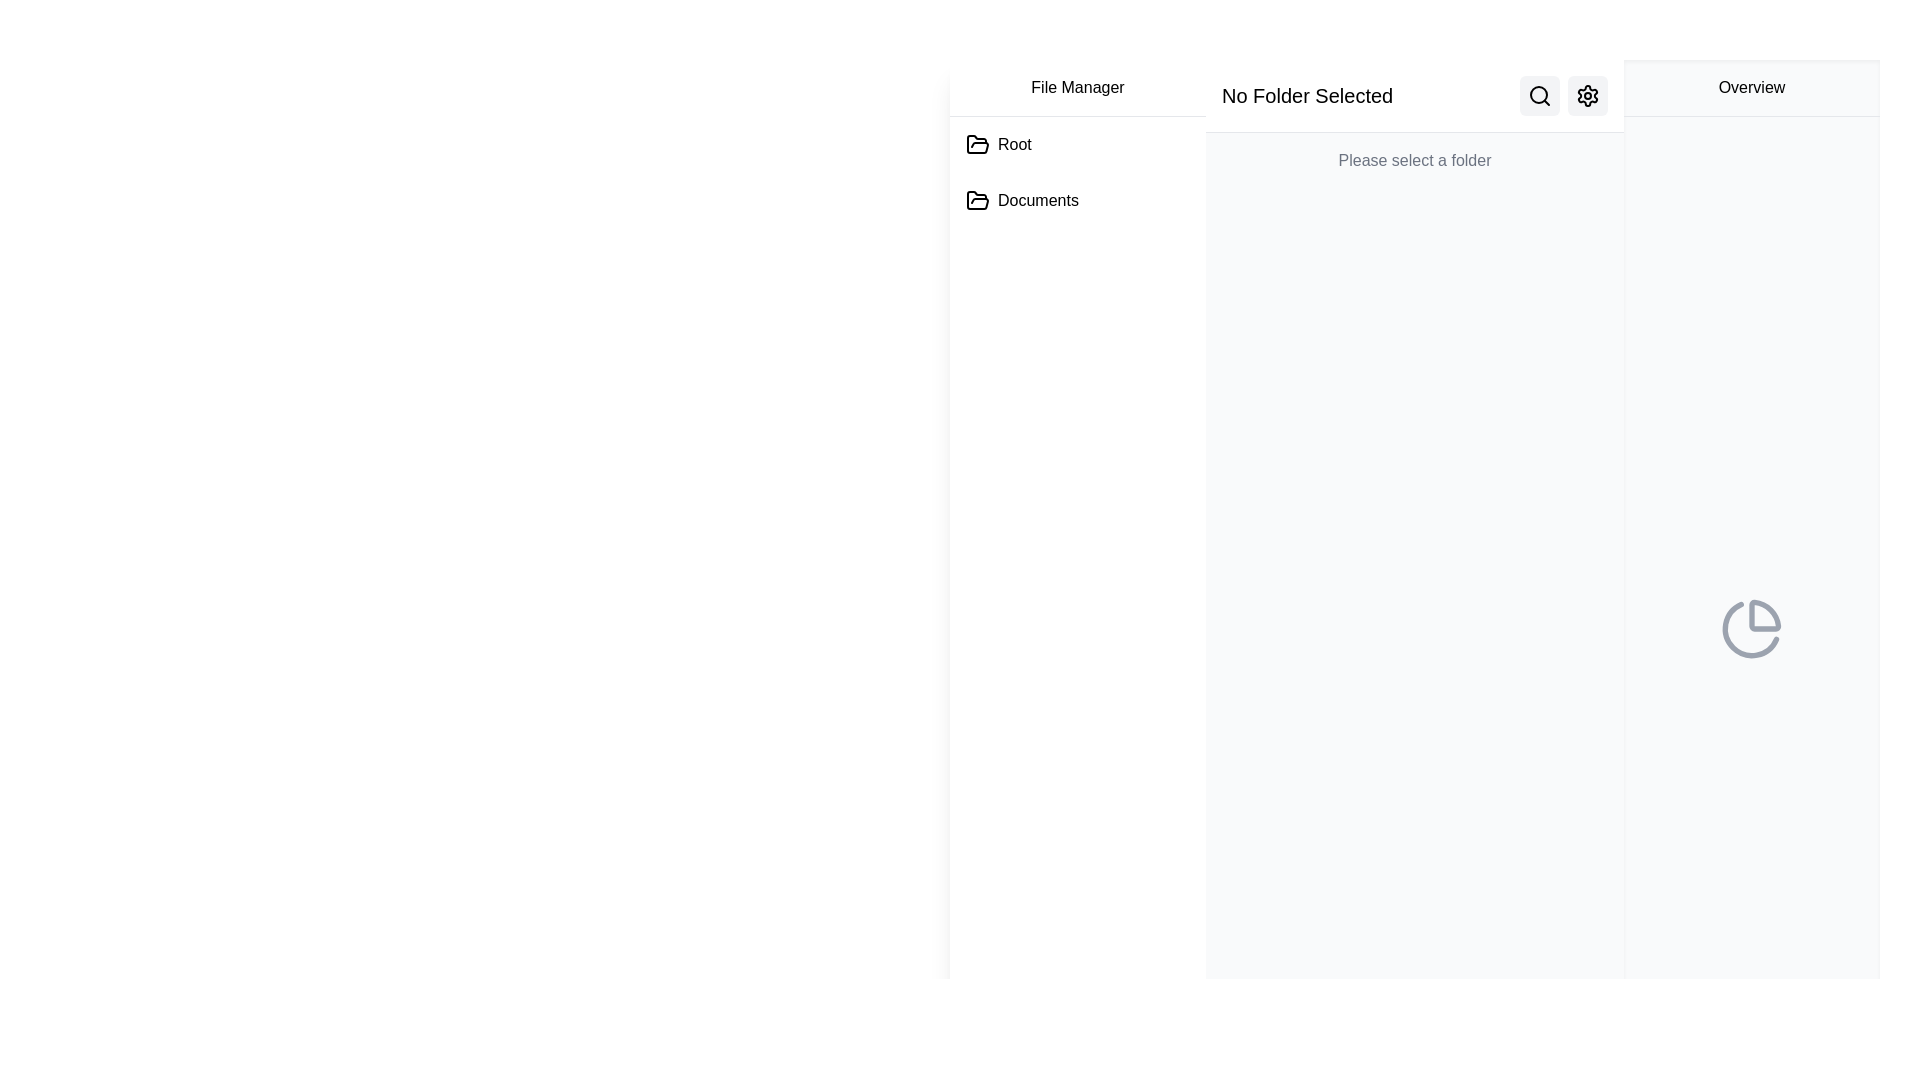 This screenshot has height=1080, width=1920. I want to click on the pie chart icon segment located in the bottom-right of the circular pie chart, adjacent to the 'Overview' label, so click(1765, 614).